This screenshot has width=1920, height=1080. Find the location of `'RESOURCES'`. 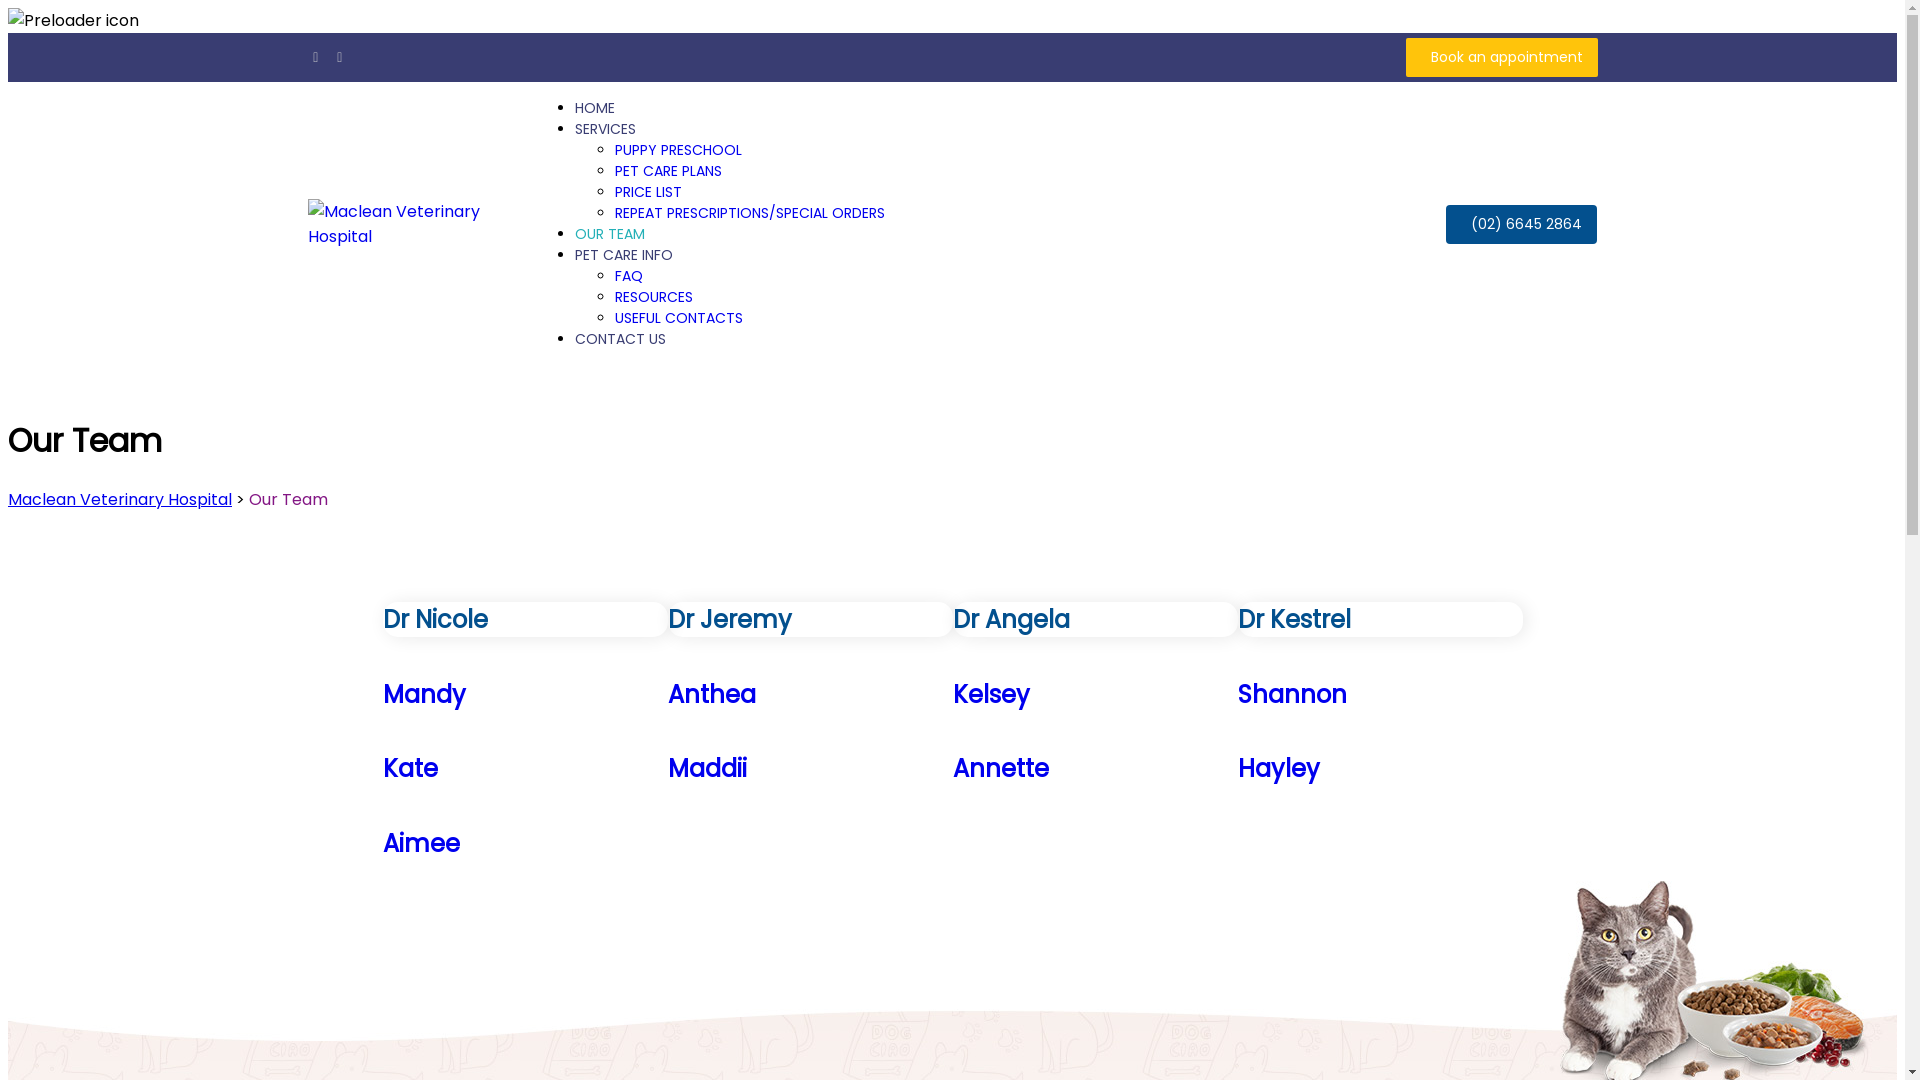

'RESOURCES' is located at coordinates (653, 297).